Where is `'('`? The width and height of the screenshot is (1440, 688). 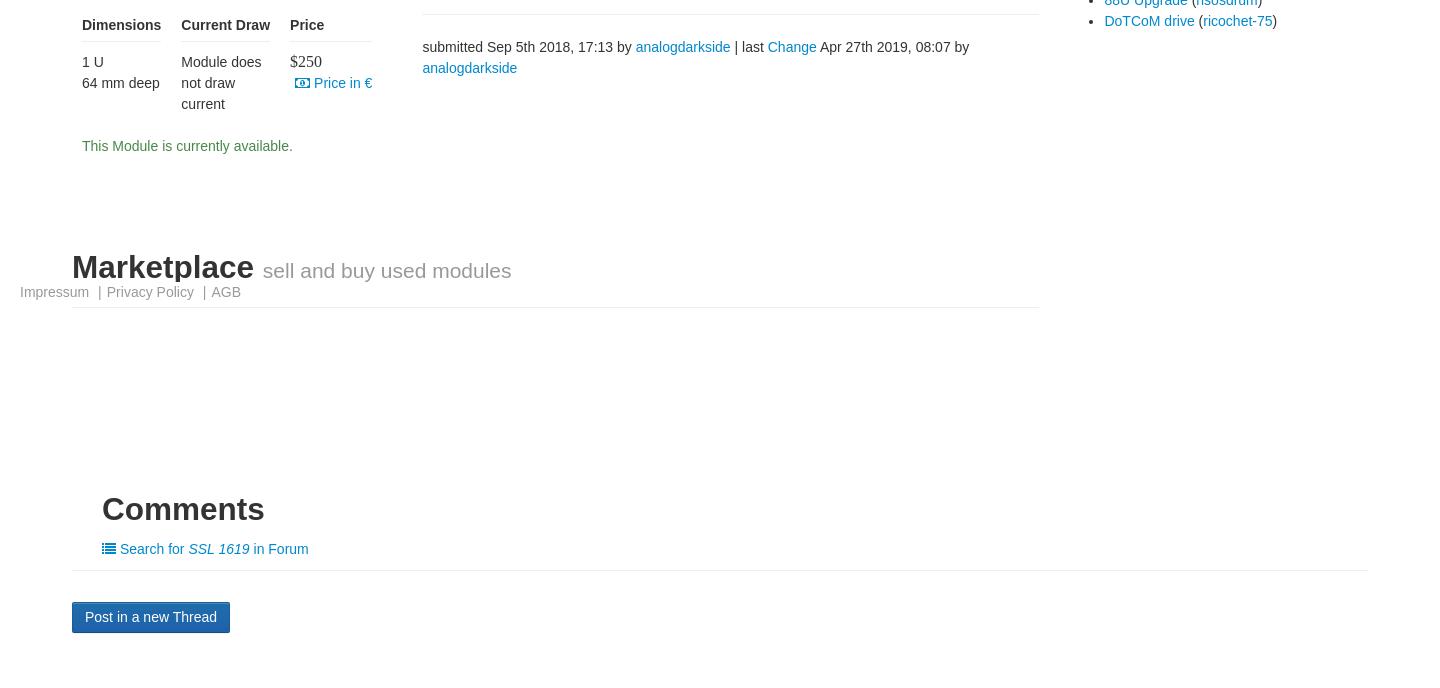 '(' is located at coordinates (1194, 20).